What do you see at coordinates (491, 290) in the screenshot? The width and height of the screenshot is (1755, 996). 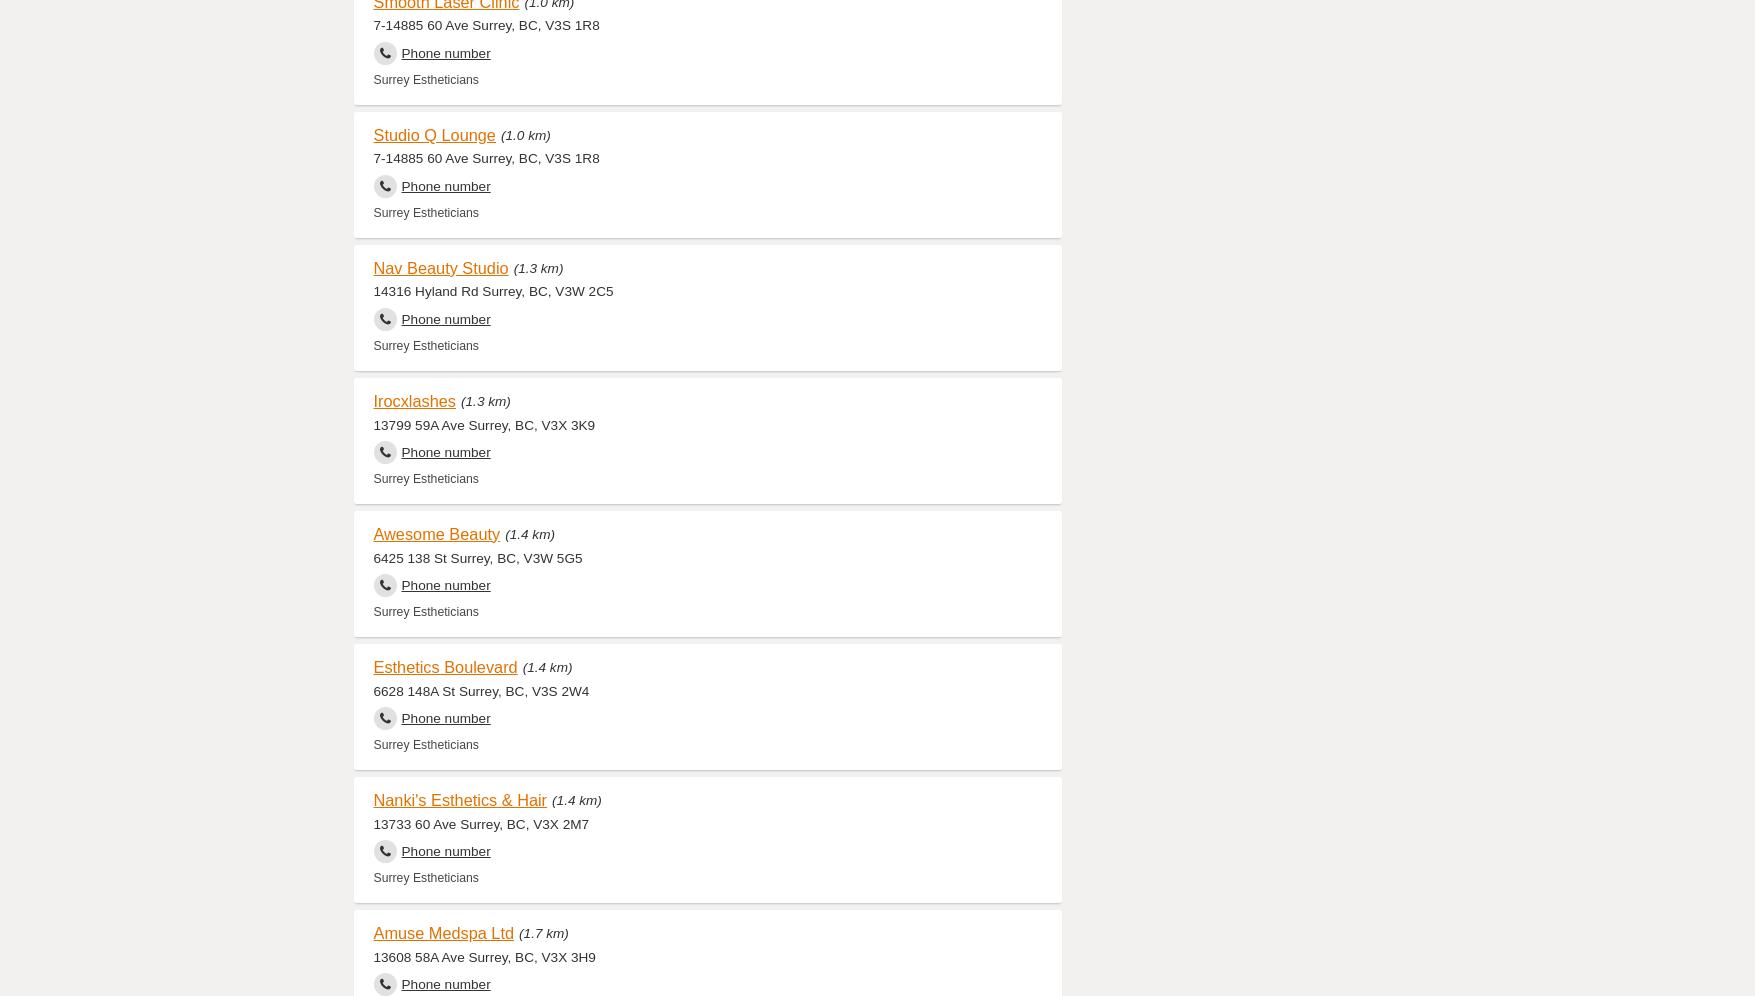 I see `'14316 Hyland Rd Surrey, BC, V3W 2C5'` at bounding box center [491, 290].